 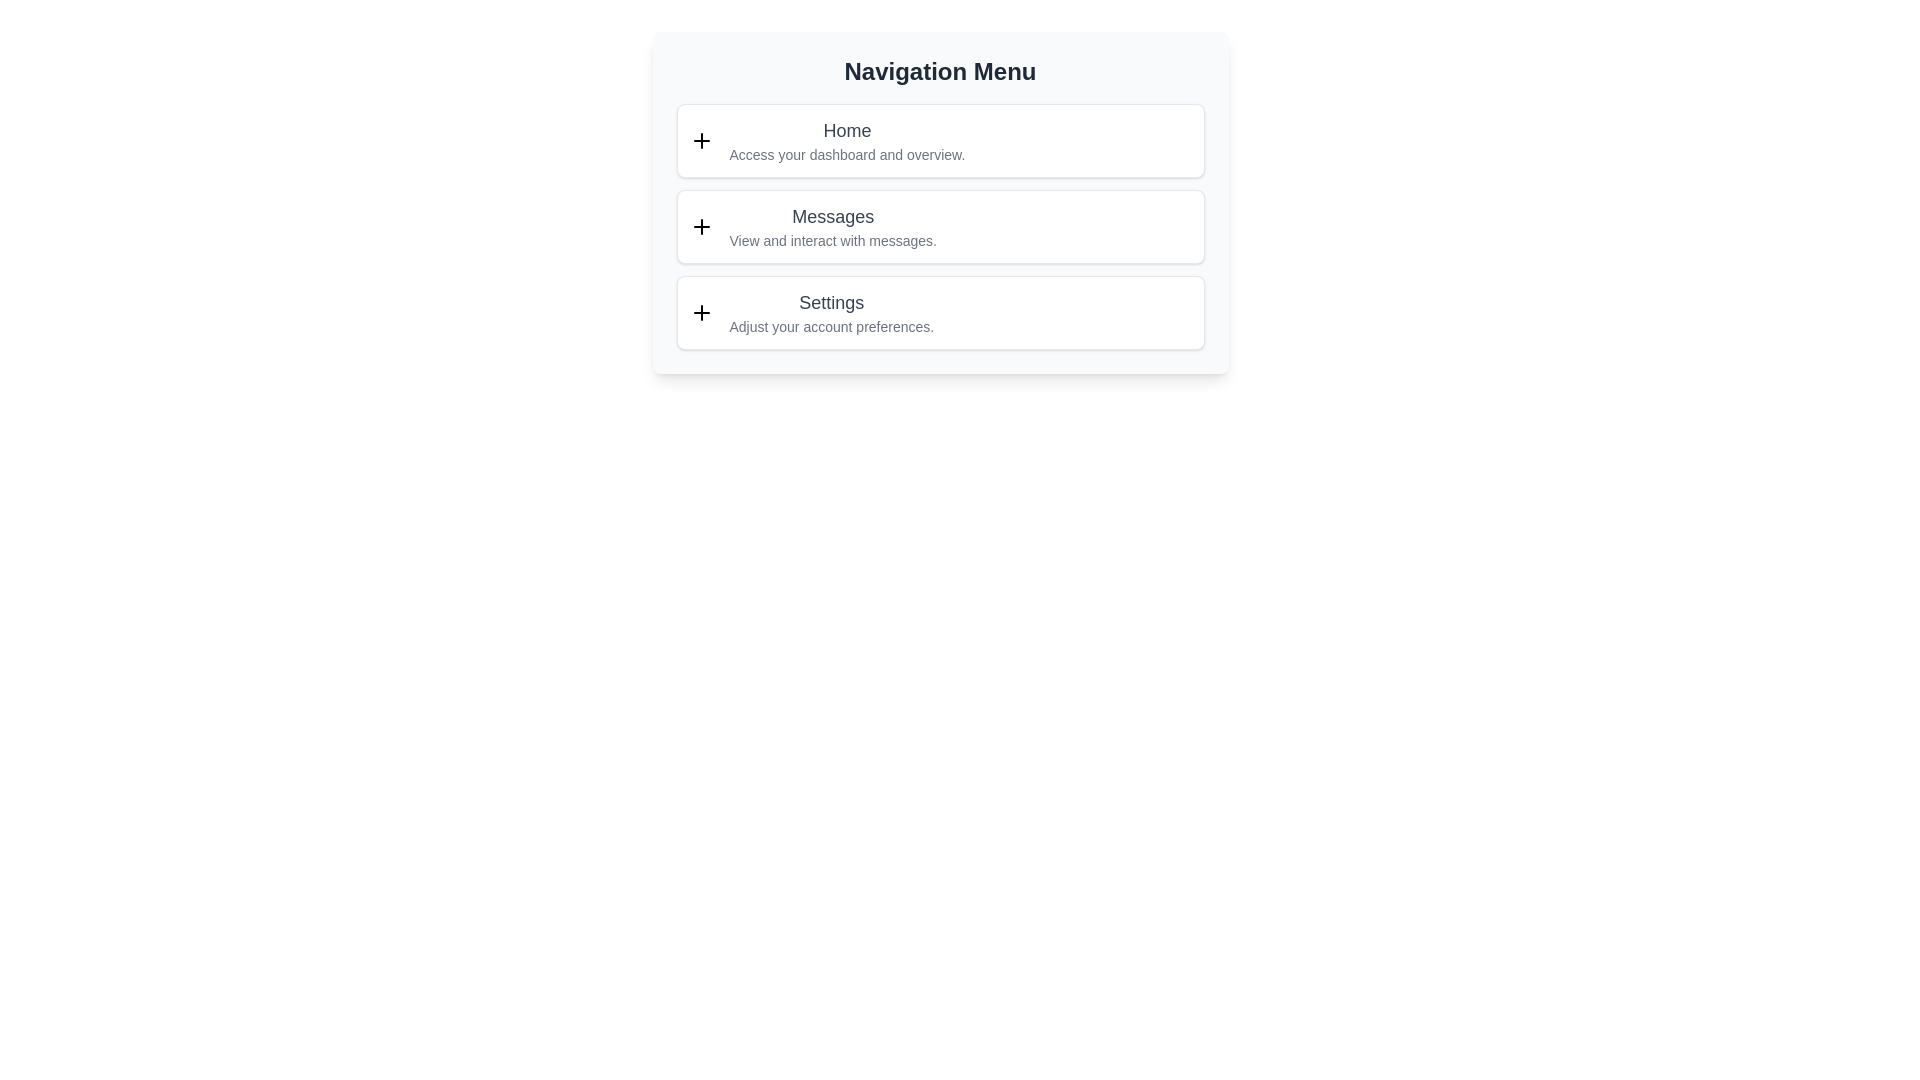 What do you see at coordinates (831, 312) in the screenshot?
I see `the third list item in the account settings section` at bounding box center [831, 312].